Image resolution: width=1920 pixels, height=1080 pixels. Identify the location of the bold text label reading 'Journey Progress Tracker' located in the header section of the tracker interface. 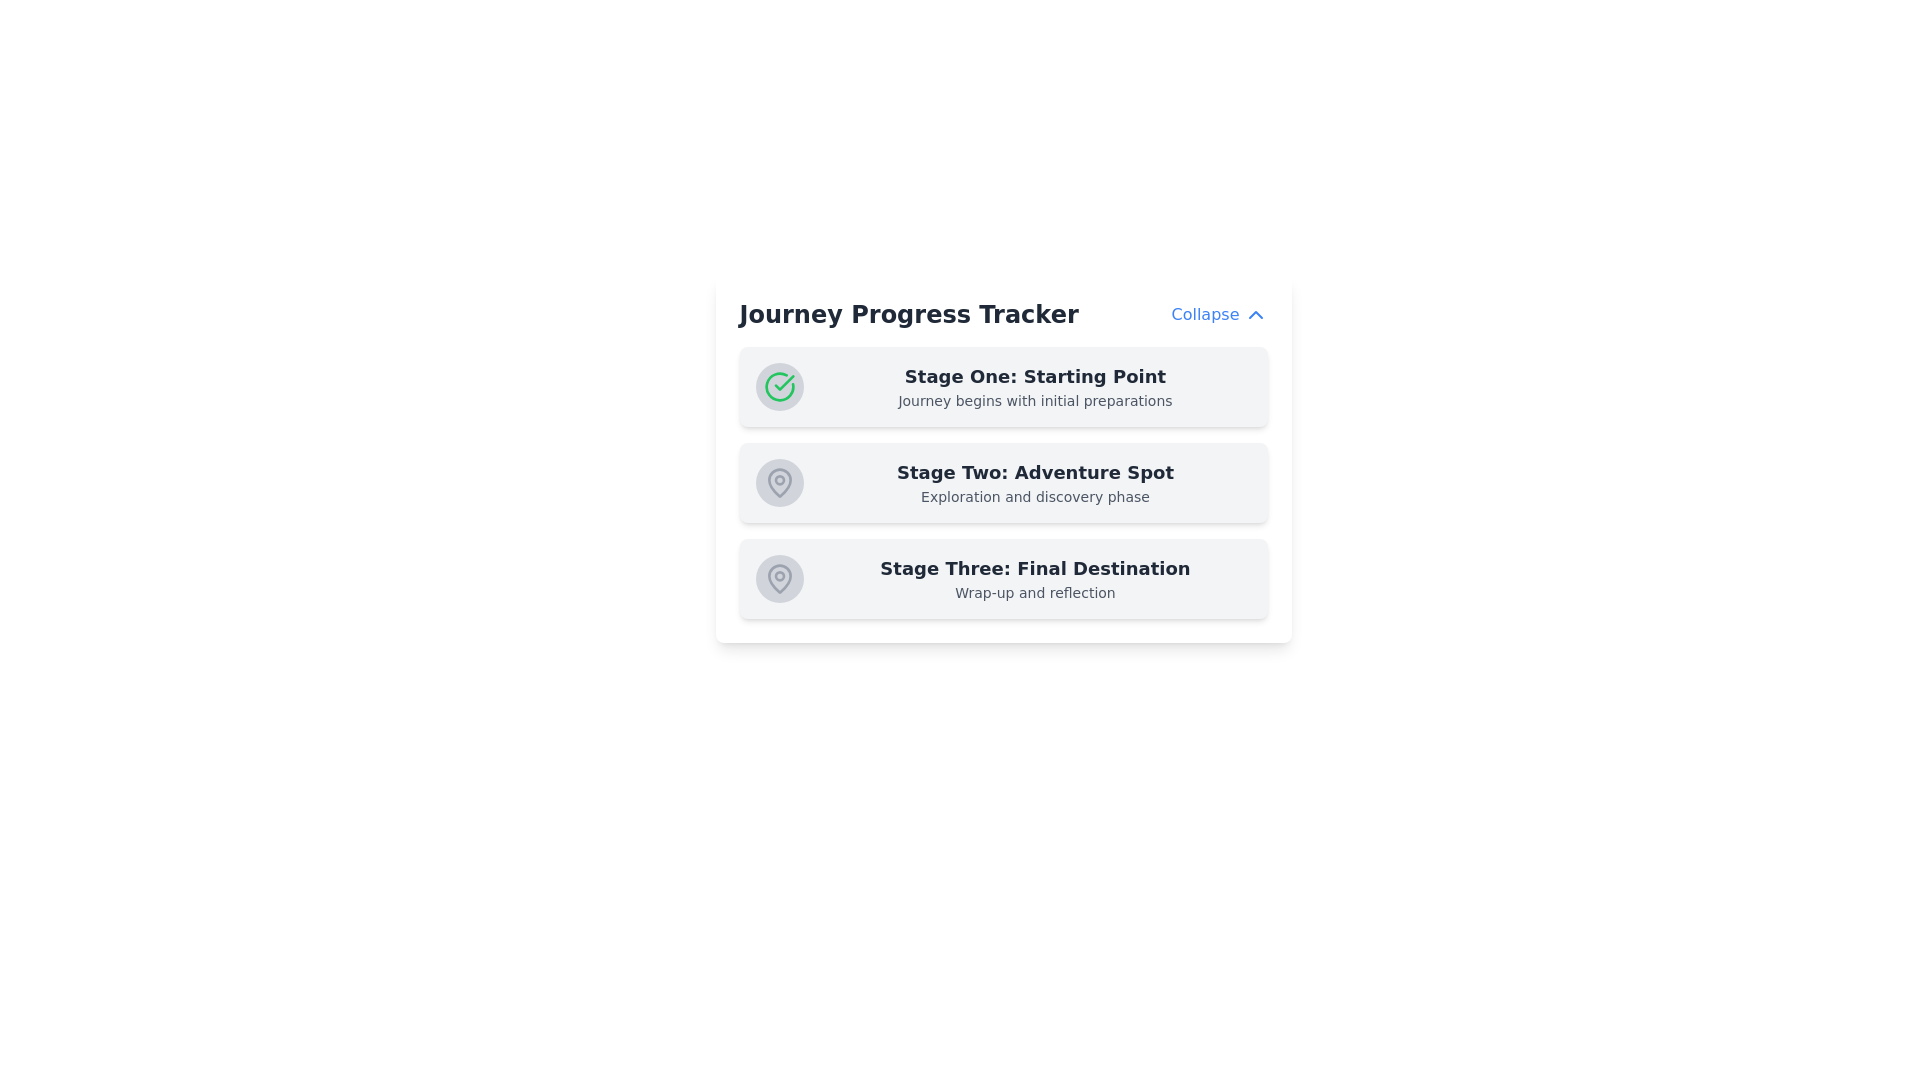
(908, 315).